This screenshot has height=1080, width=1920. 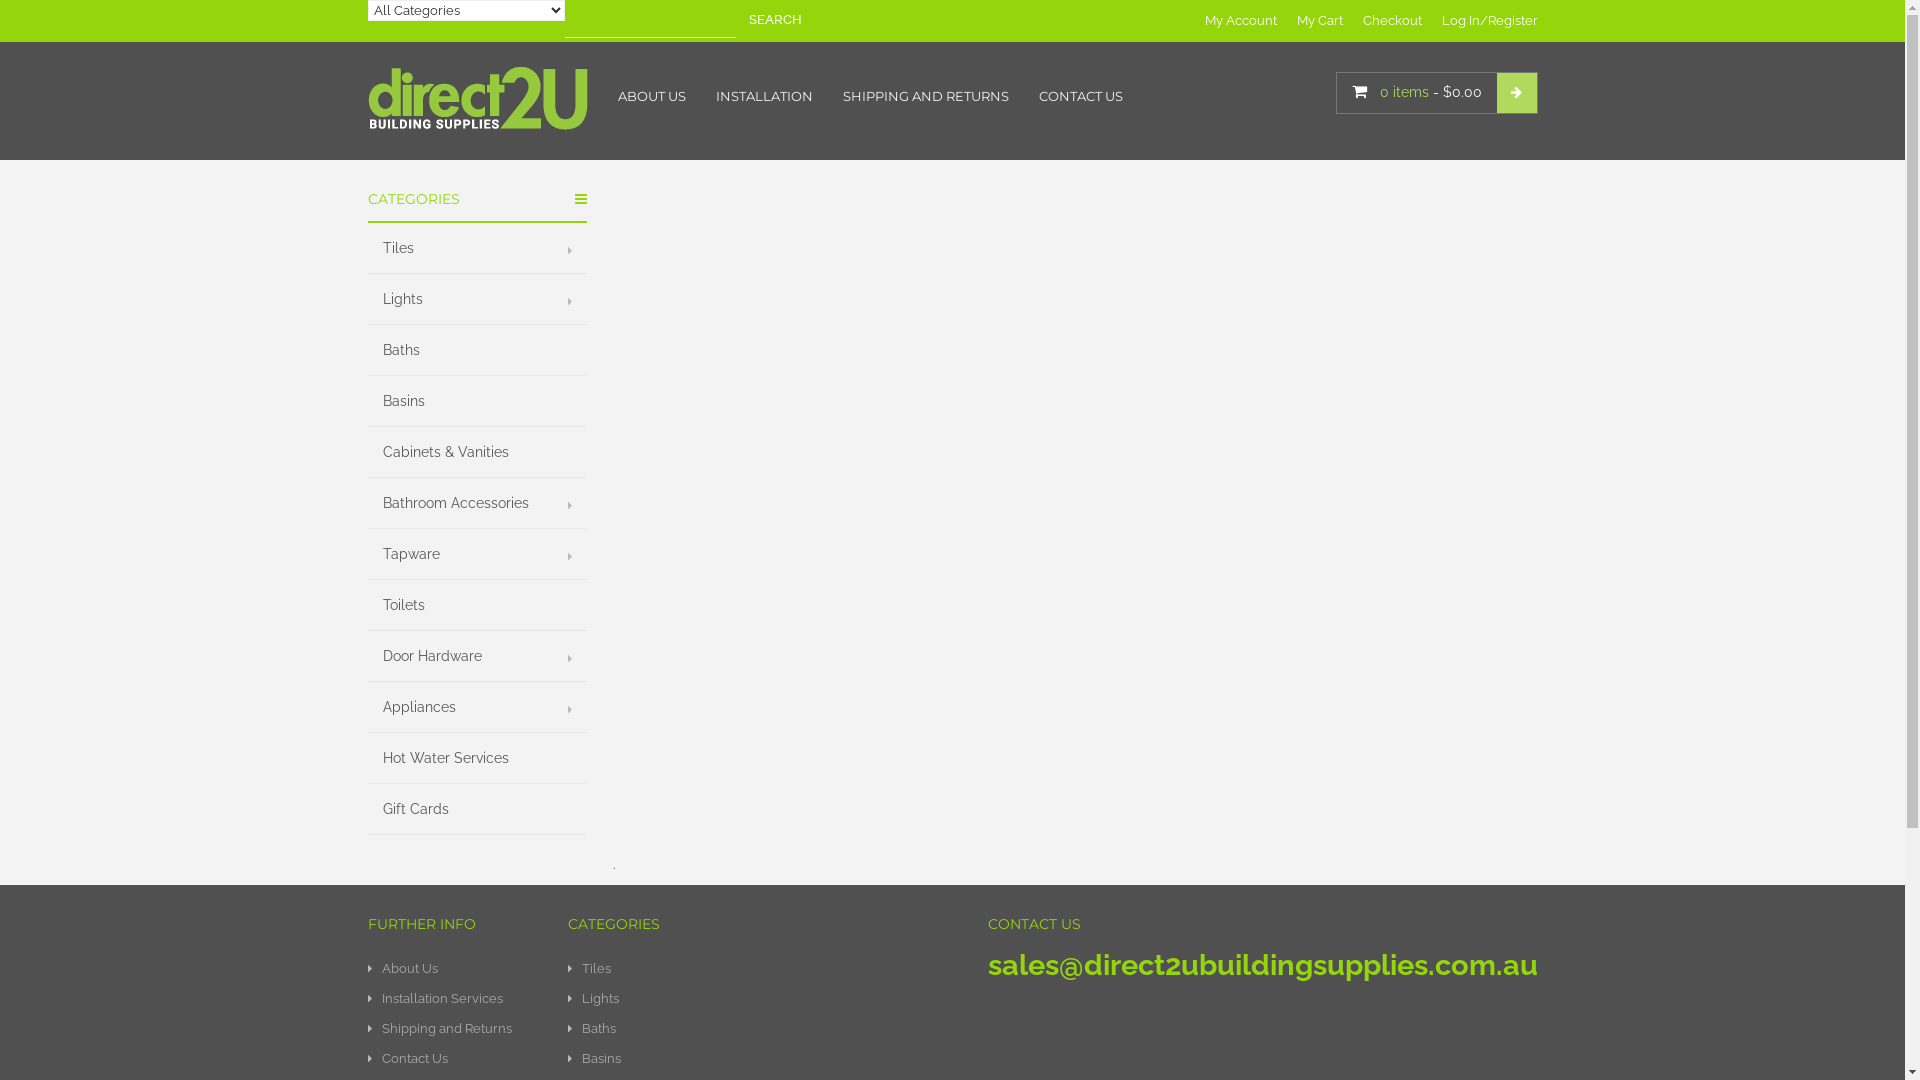 What do you see at coordinates (477, 502) in the screenshot?
I see `'Bathroom Accessories'` at bounding box center [477, 502].